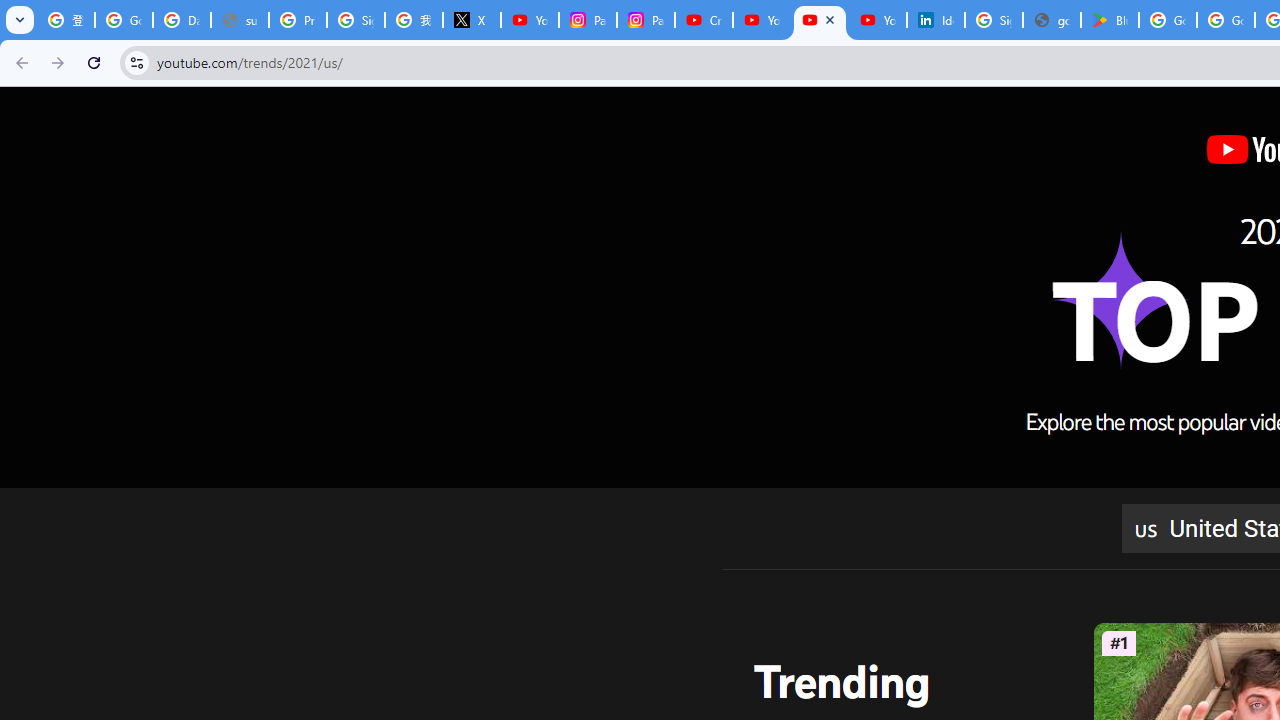 This screenshot has width=1280, height=720. What do you see at coordinates (1225, 20) in the screenshot?
I see `'Google Workspace - Specific Terms'` at bounding box center [1225, 20].